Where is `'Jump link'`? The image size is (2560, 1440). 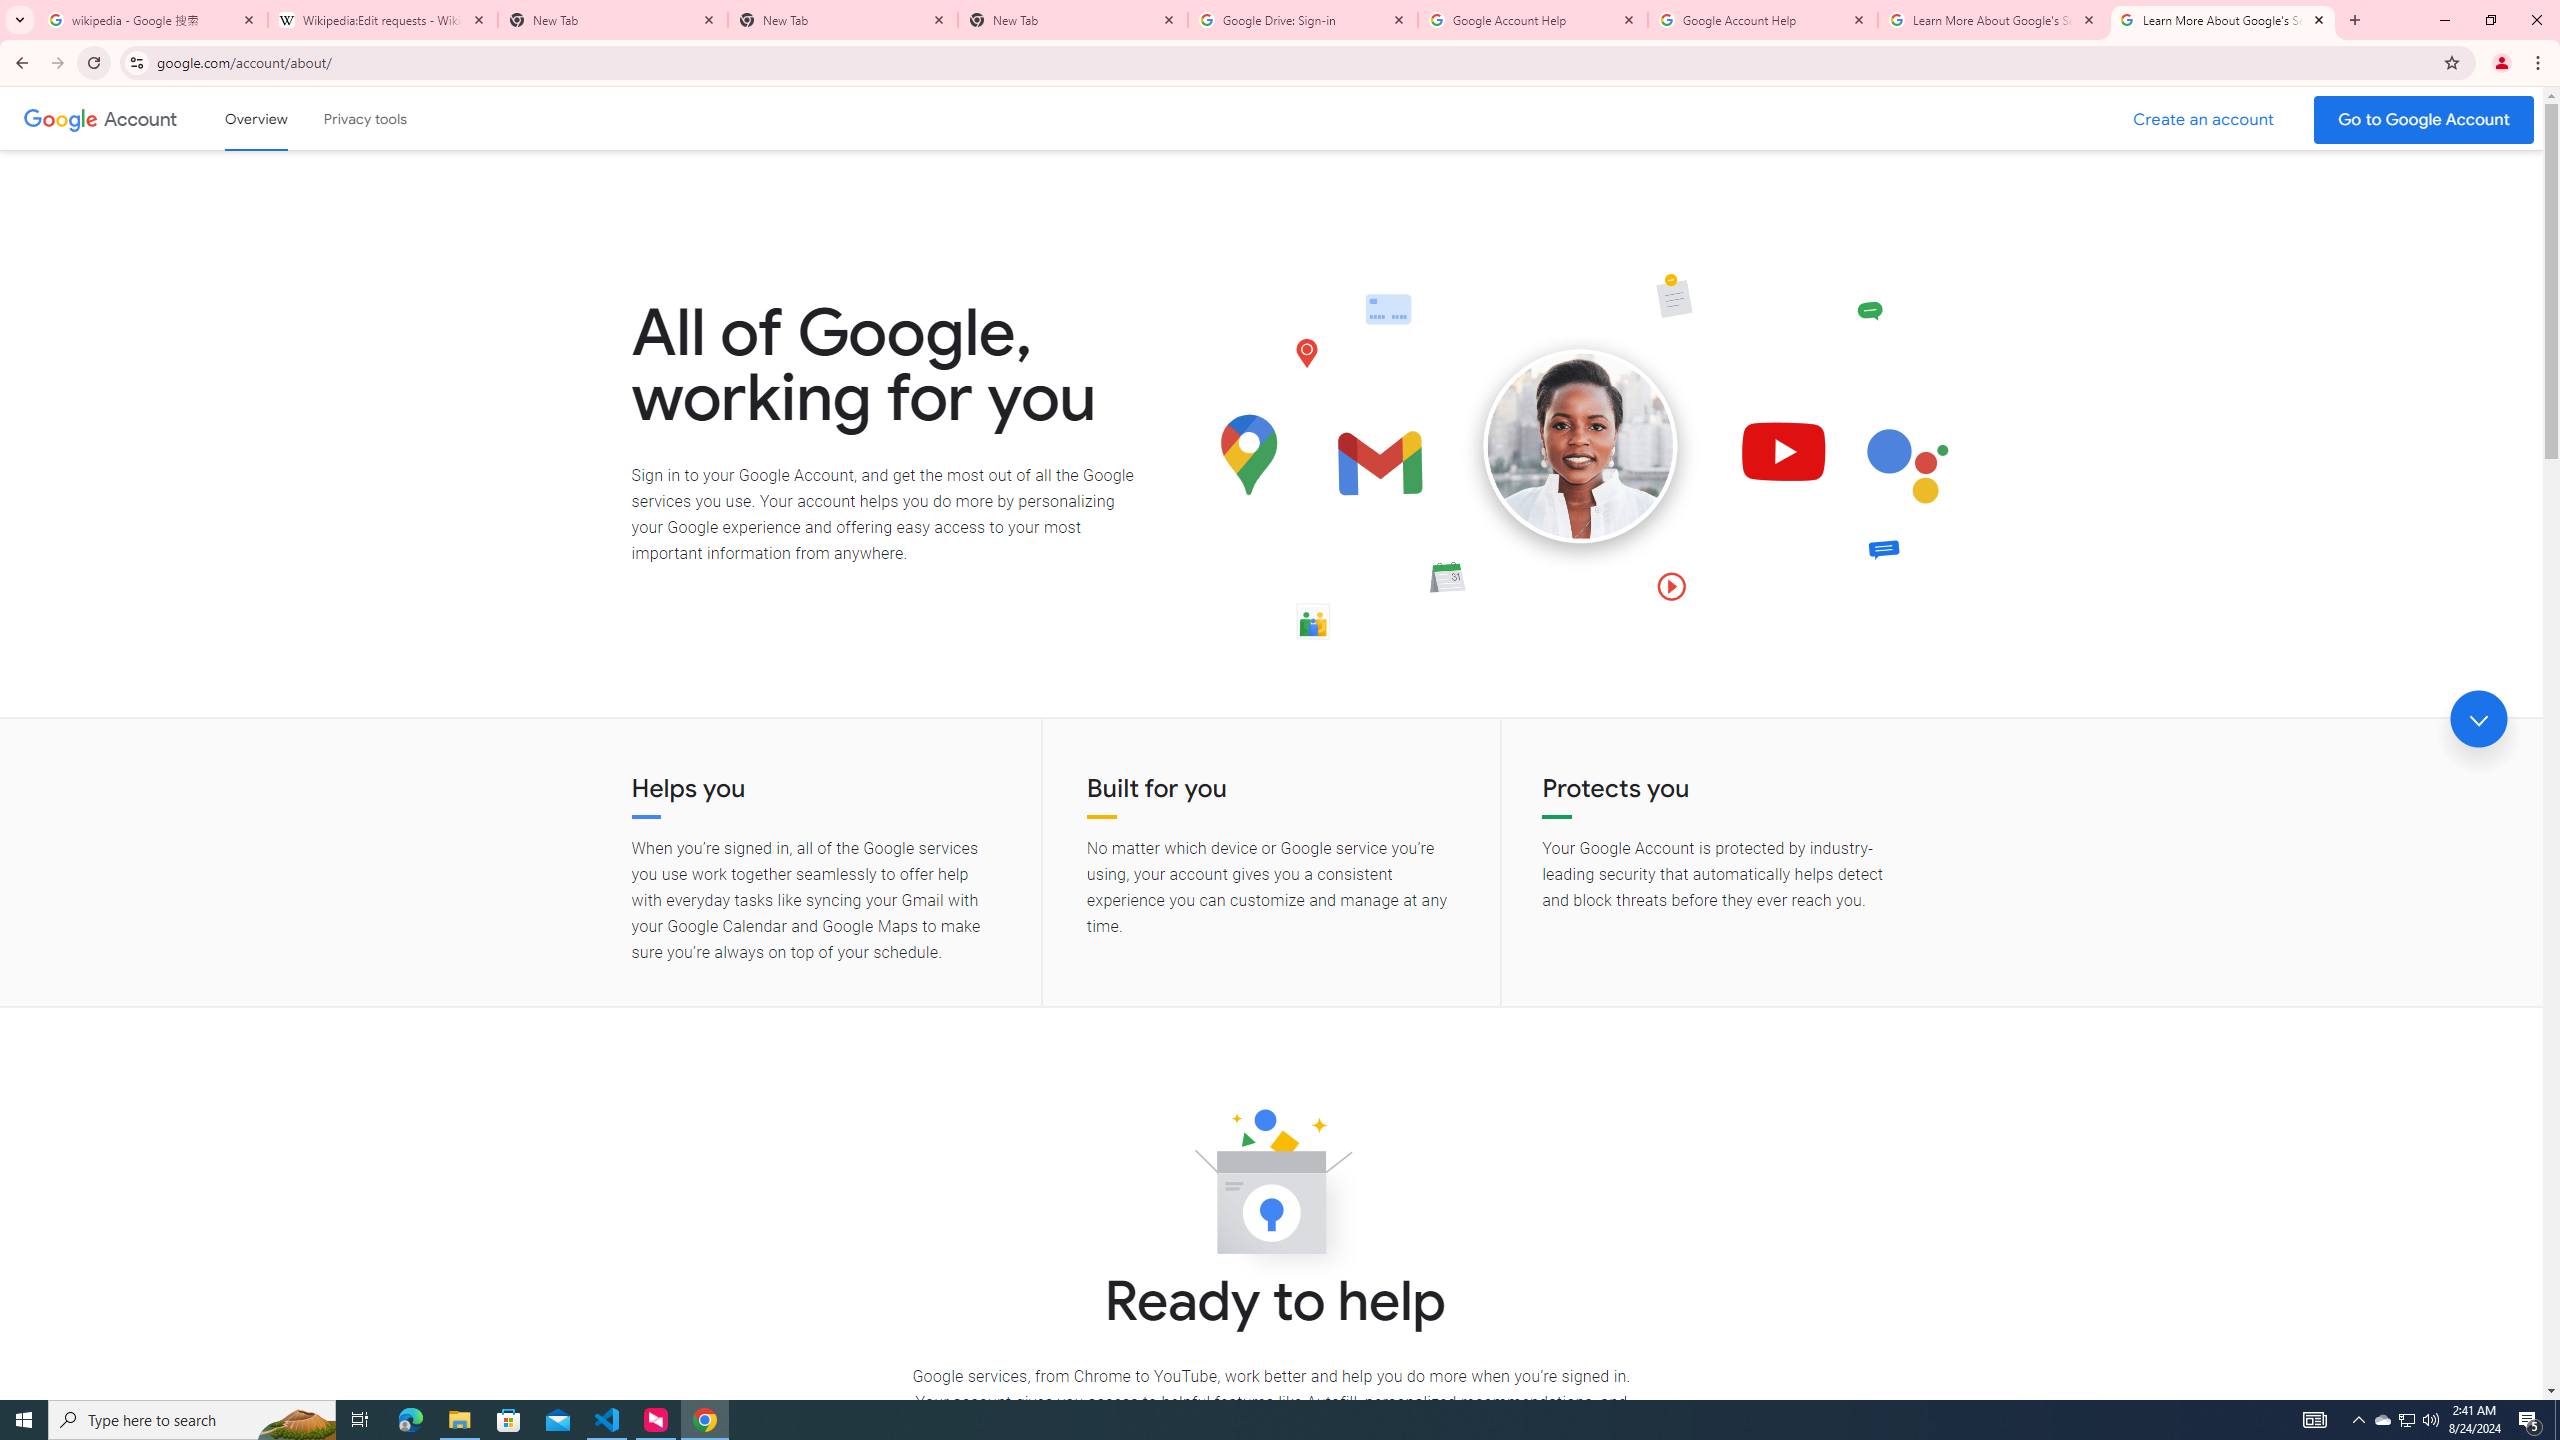
'Jump link' is located at coordinates (2478, 719).